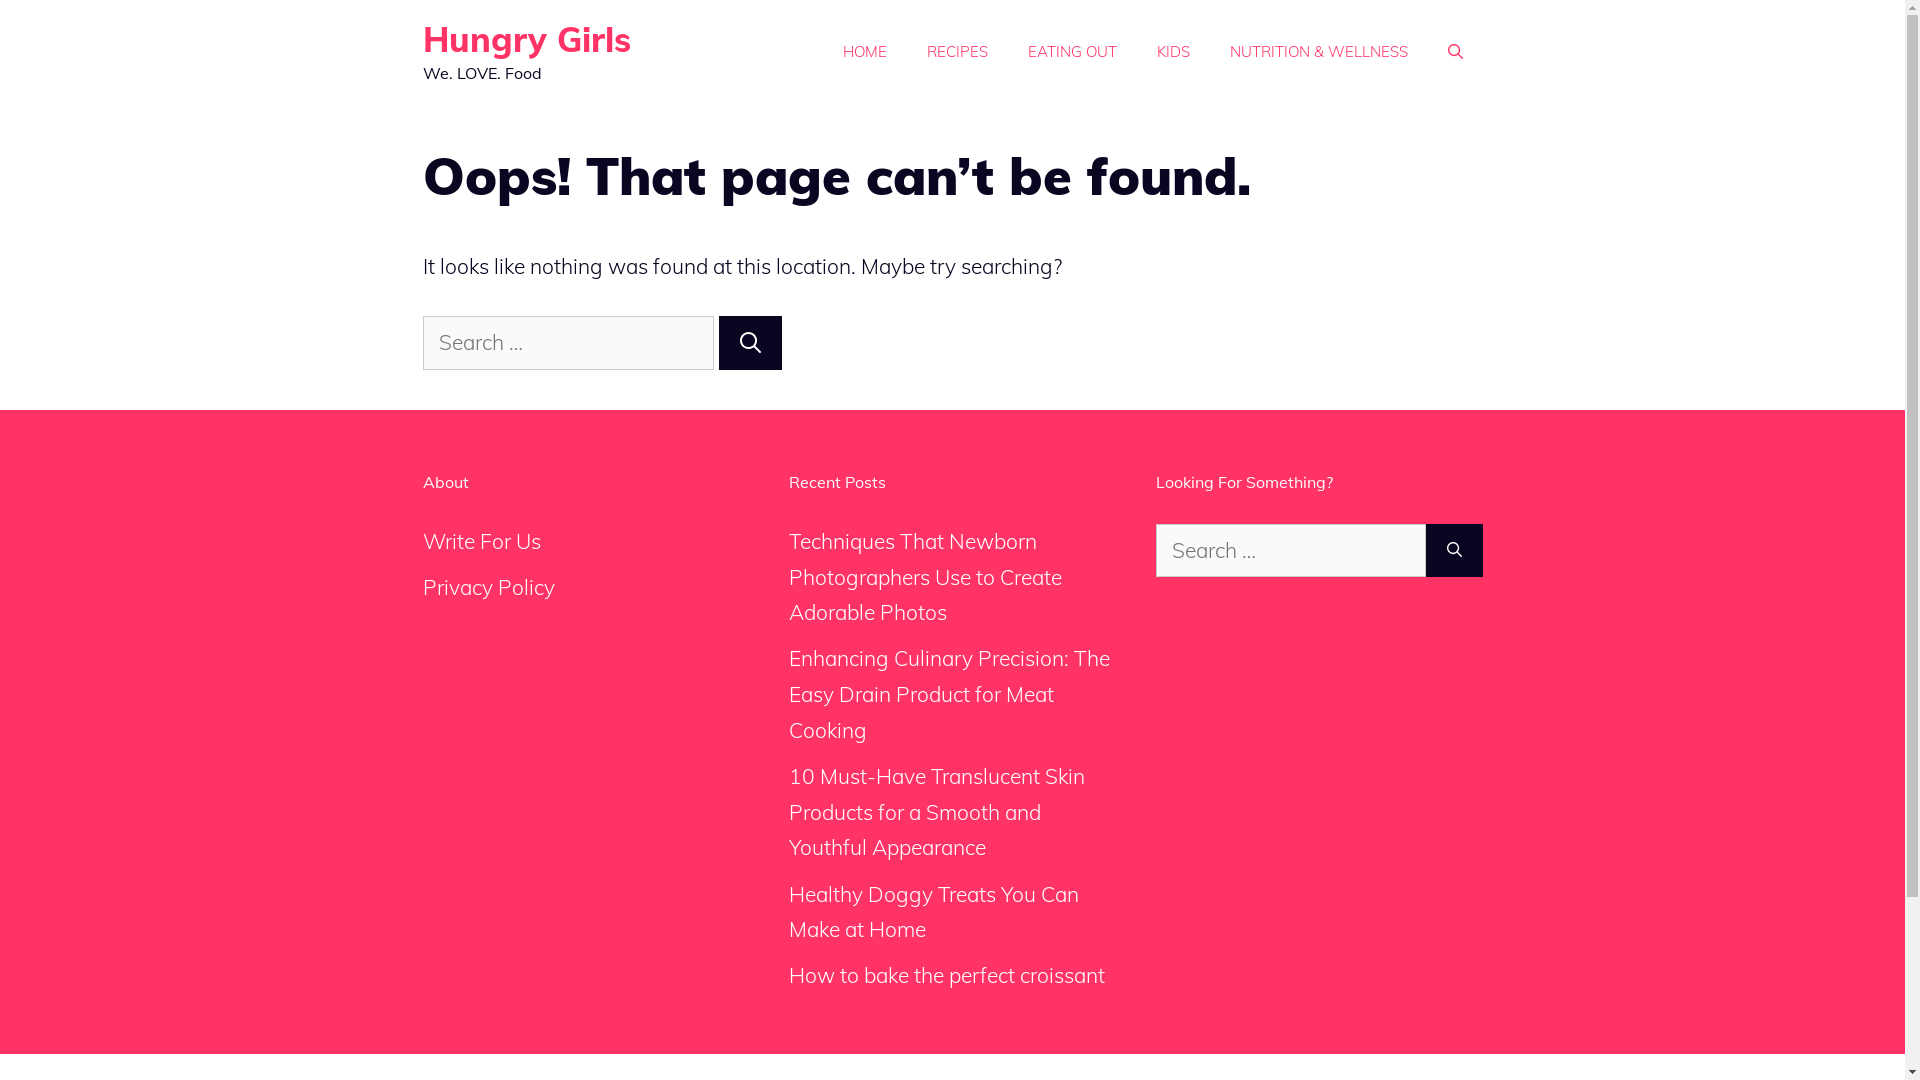 The height and width of the screenshot is (1080, 1920). I want to click on 'HOME', so click(864, 50).